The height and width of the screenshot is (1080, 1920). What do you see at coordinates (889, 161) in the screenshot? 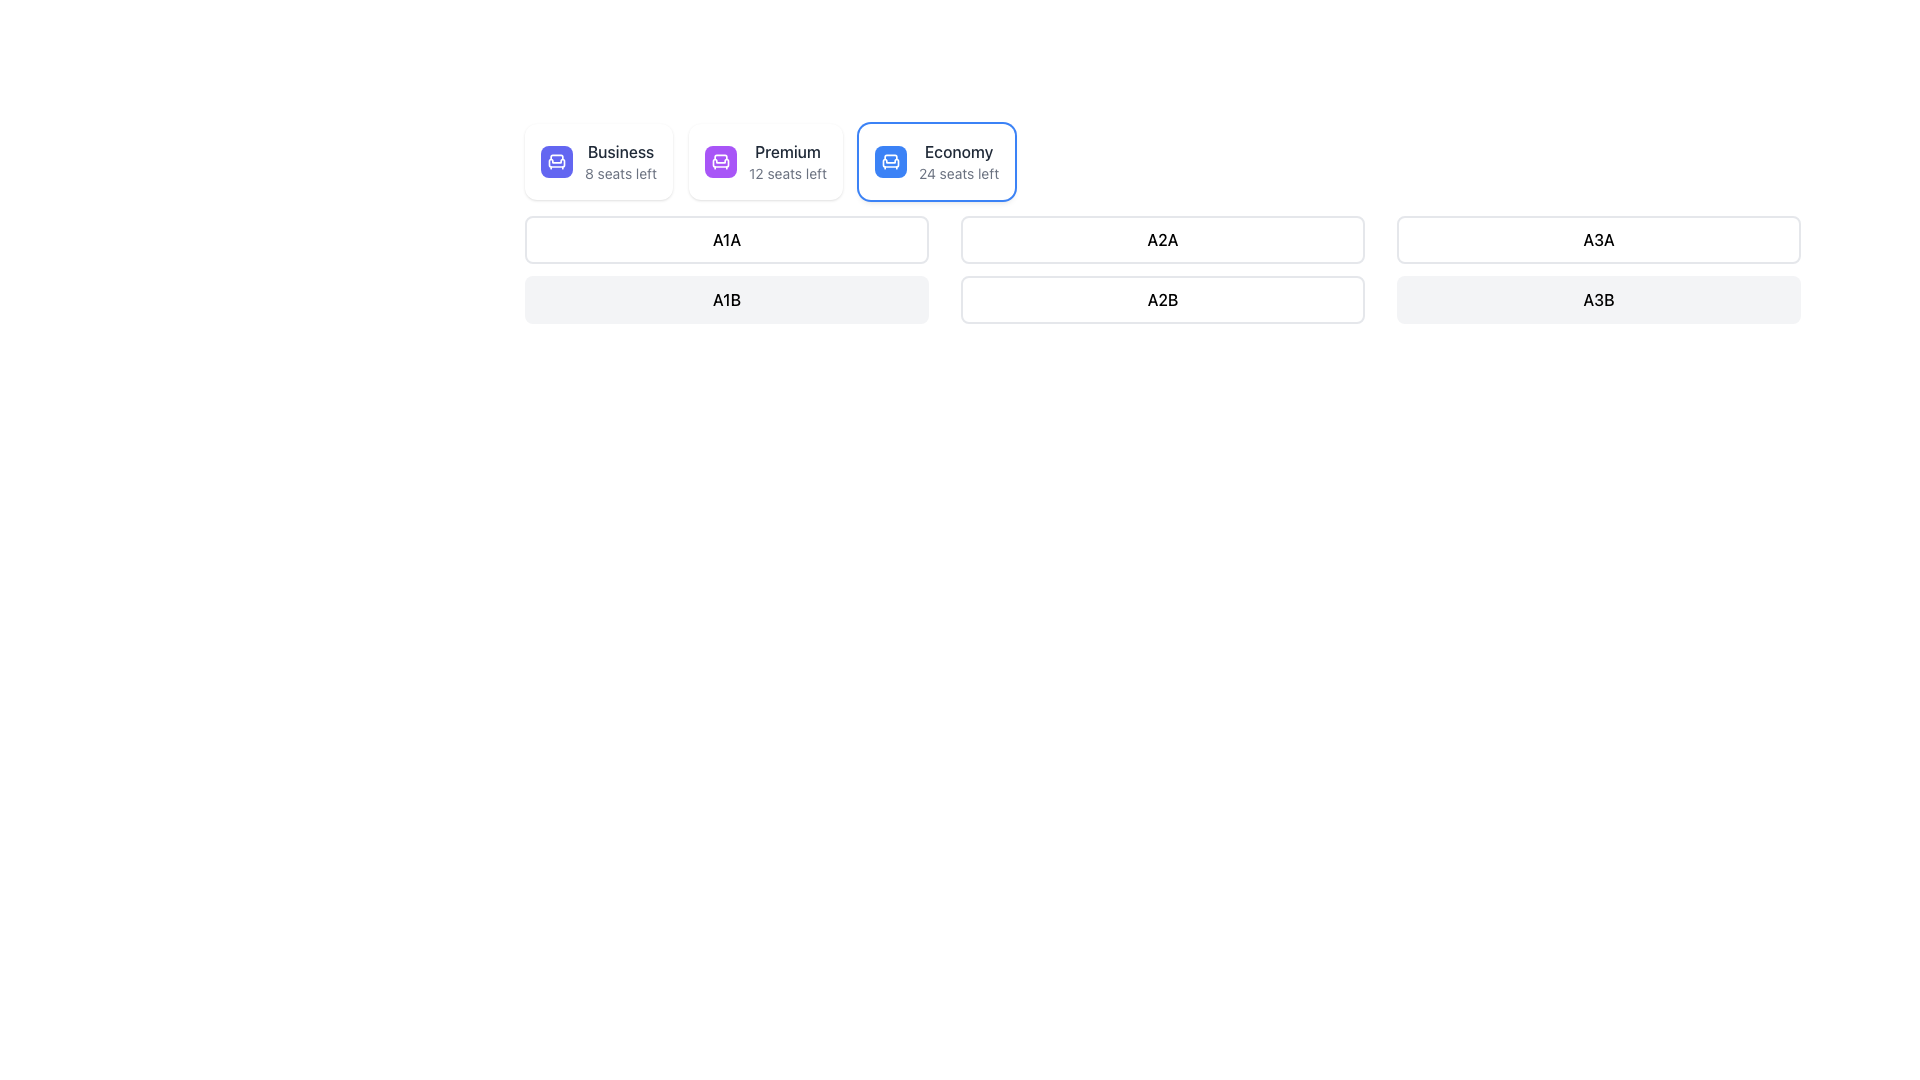
I see `the selectable card or button representing the 'Economy' seating option, located in the 'Economy 24 seats left' section, which is the third button from the left in a horizontal layout` at bounding box center [889, 161].